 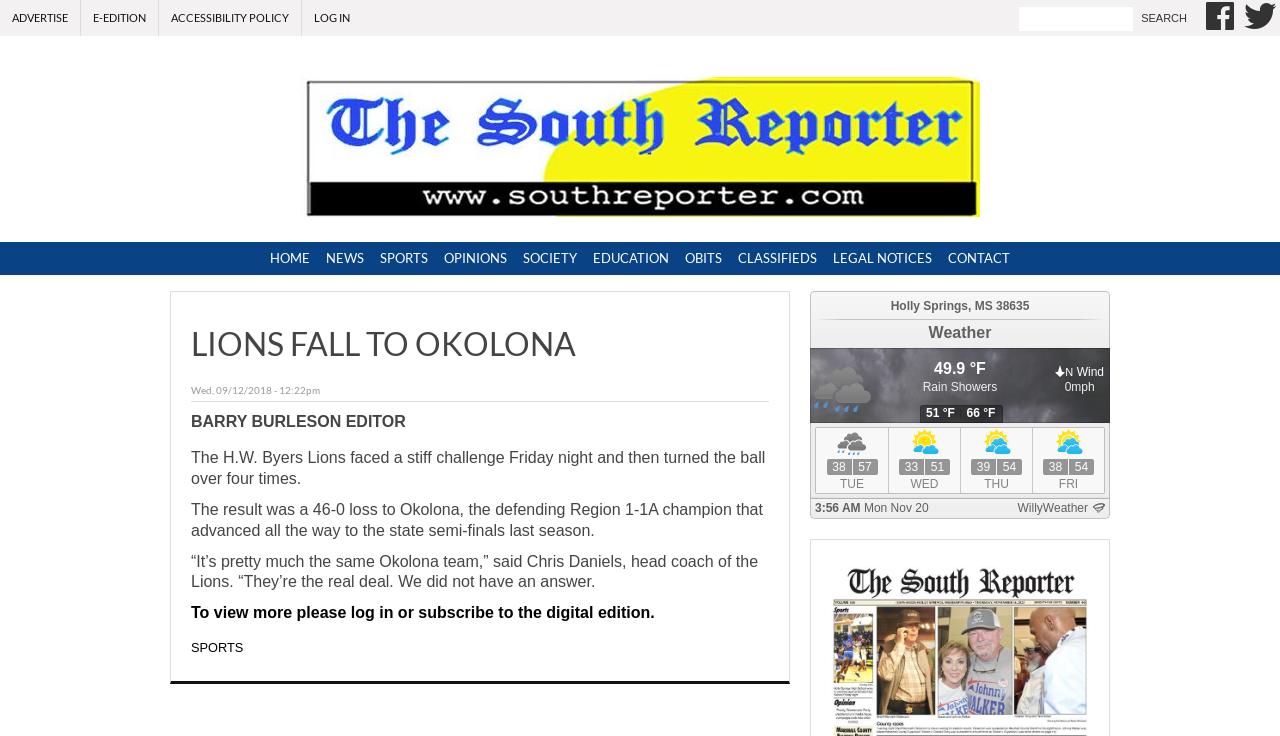 I want to click on 'Obits', so click(x=685, y=257).